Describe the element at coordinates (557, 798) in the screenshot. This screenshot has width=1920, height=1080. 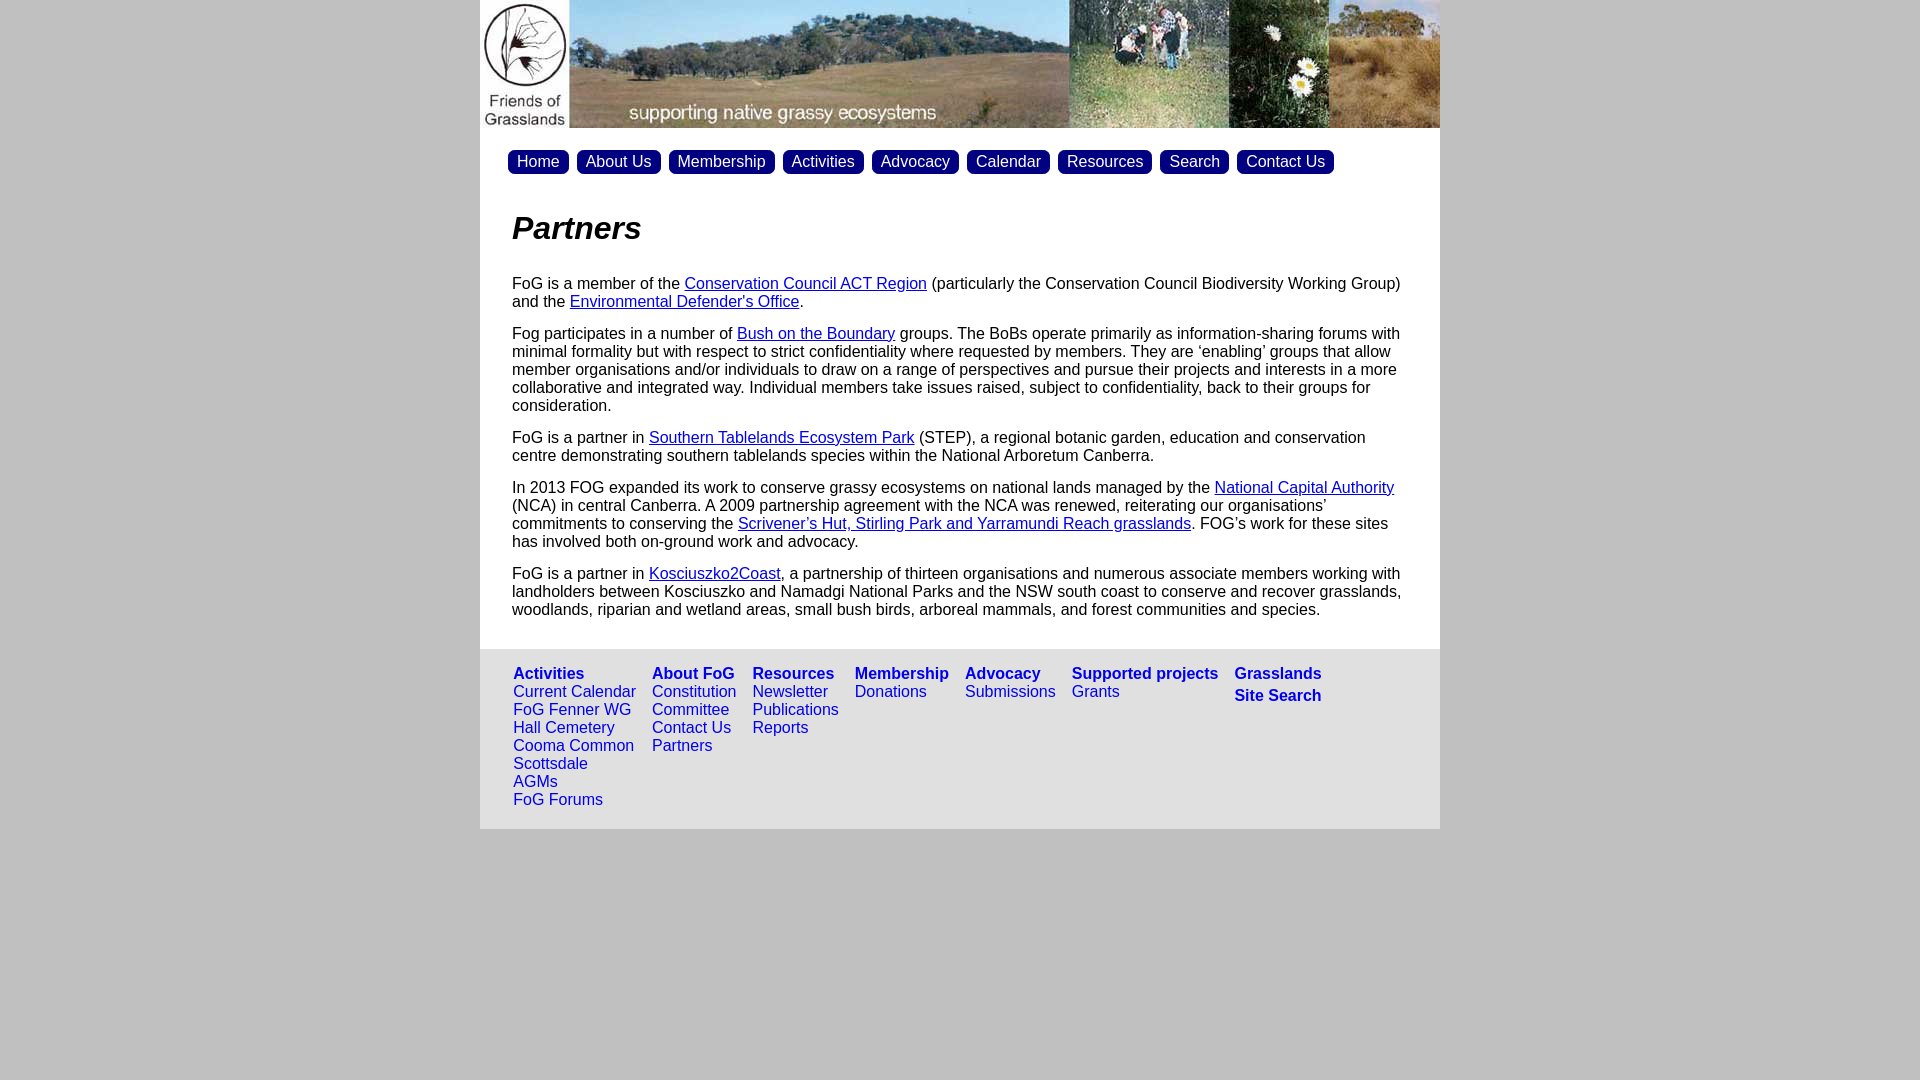
I see `'FoG Forums'` at that location.